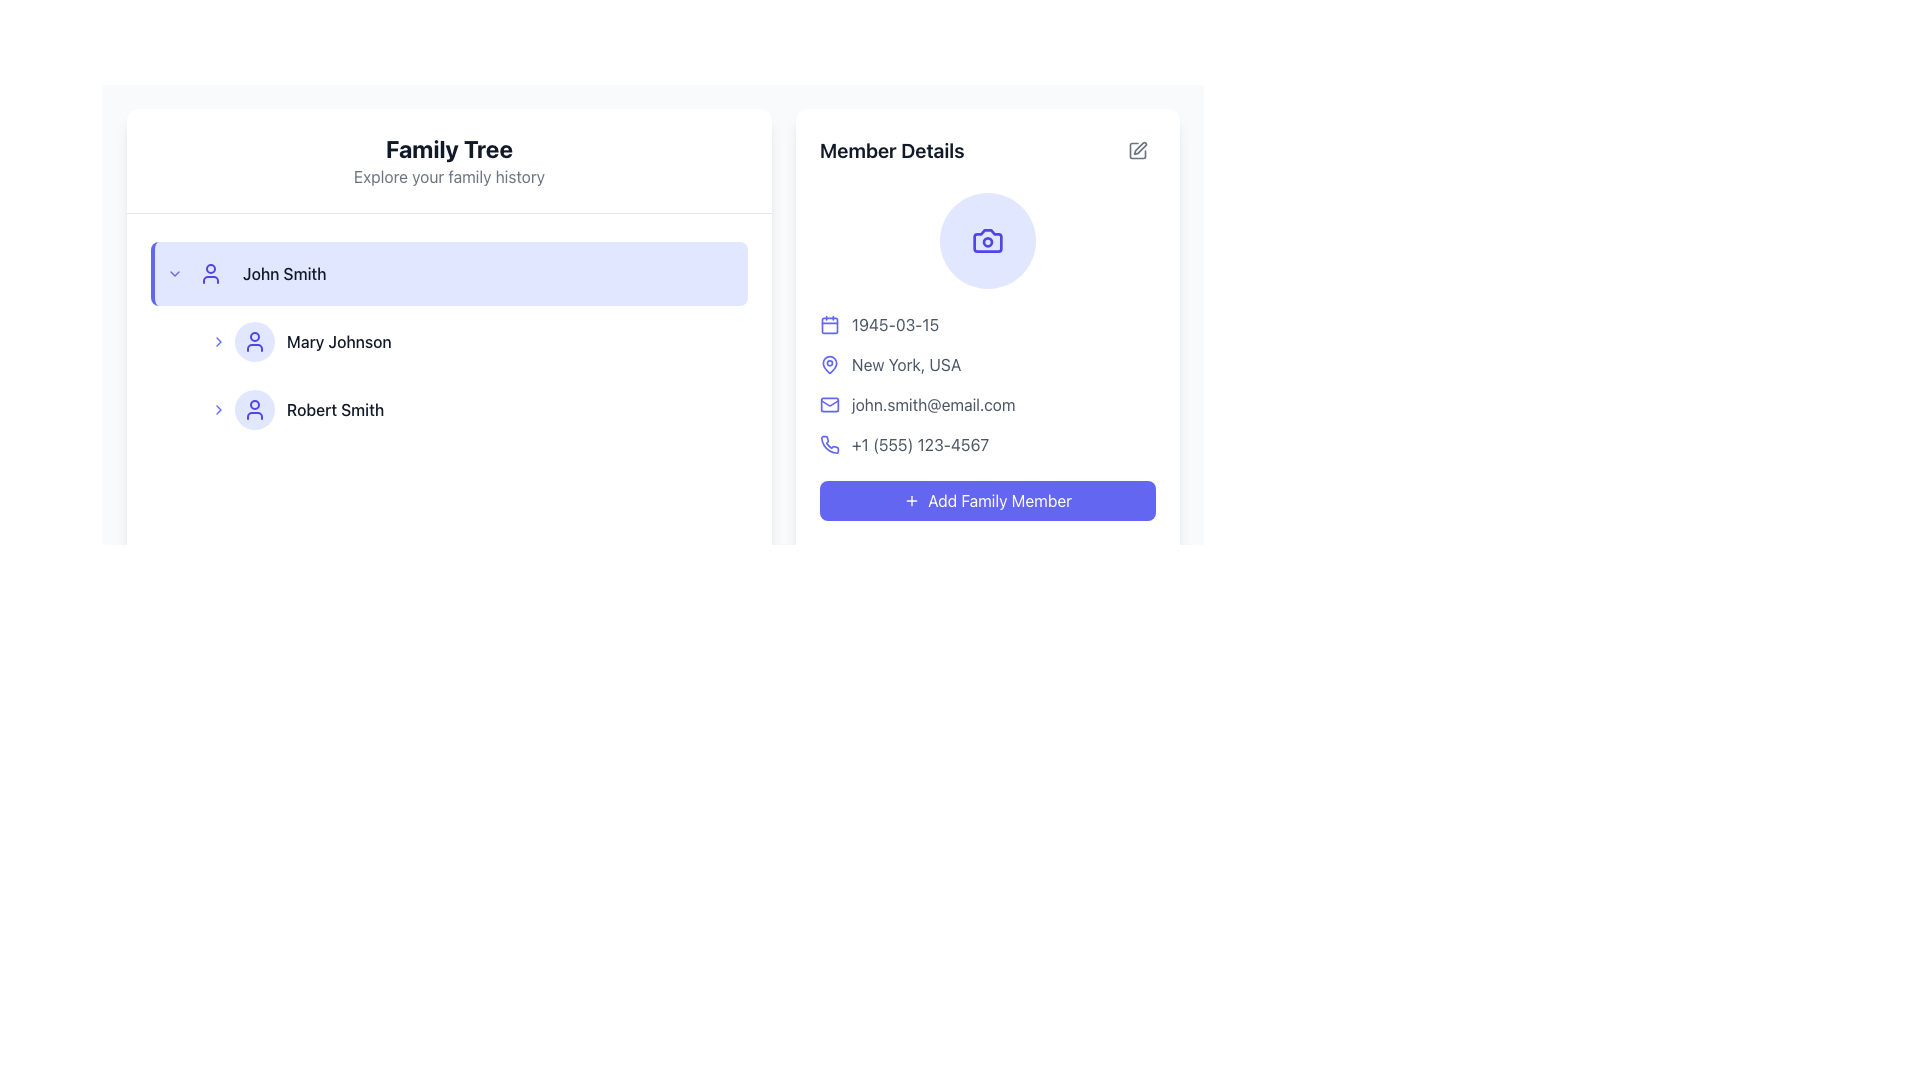 The image size is (1920, 1080). Describe the element at coordinates (448, 341) in the screenshot. I see `the selectable list item displaying 'Mary Johnson', which is positioned beneath 'John Smith'` at that location.